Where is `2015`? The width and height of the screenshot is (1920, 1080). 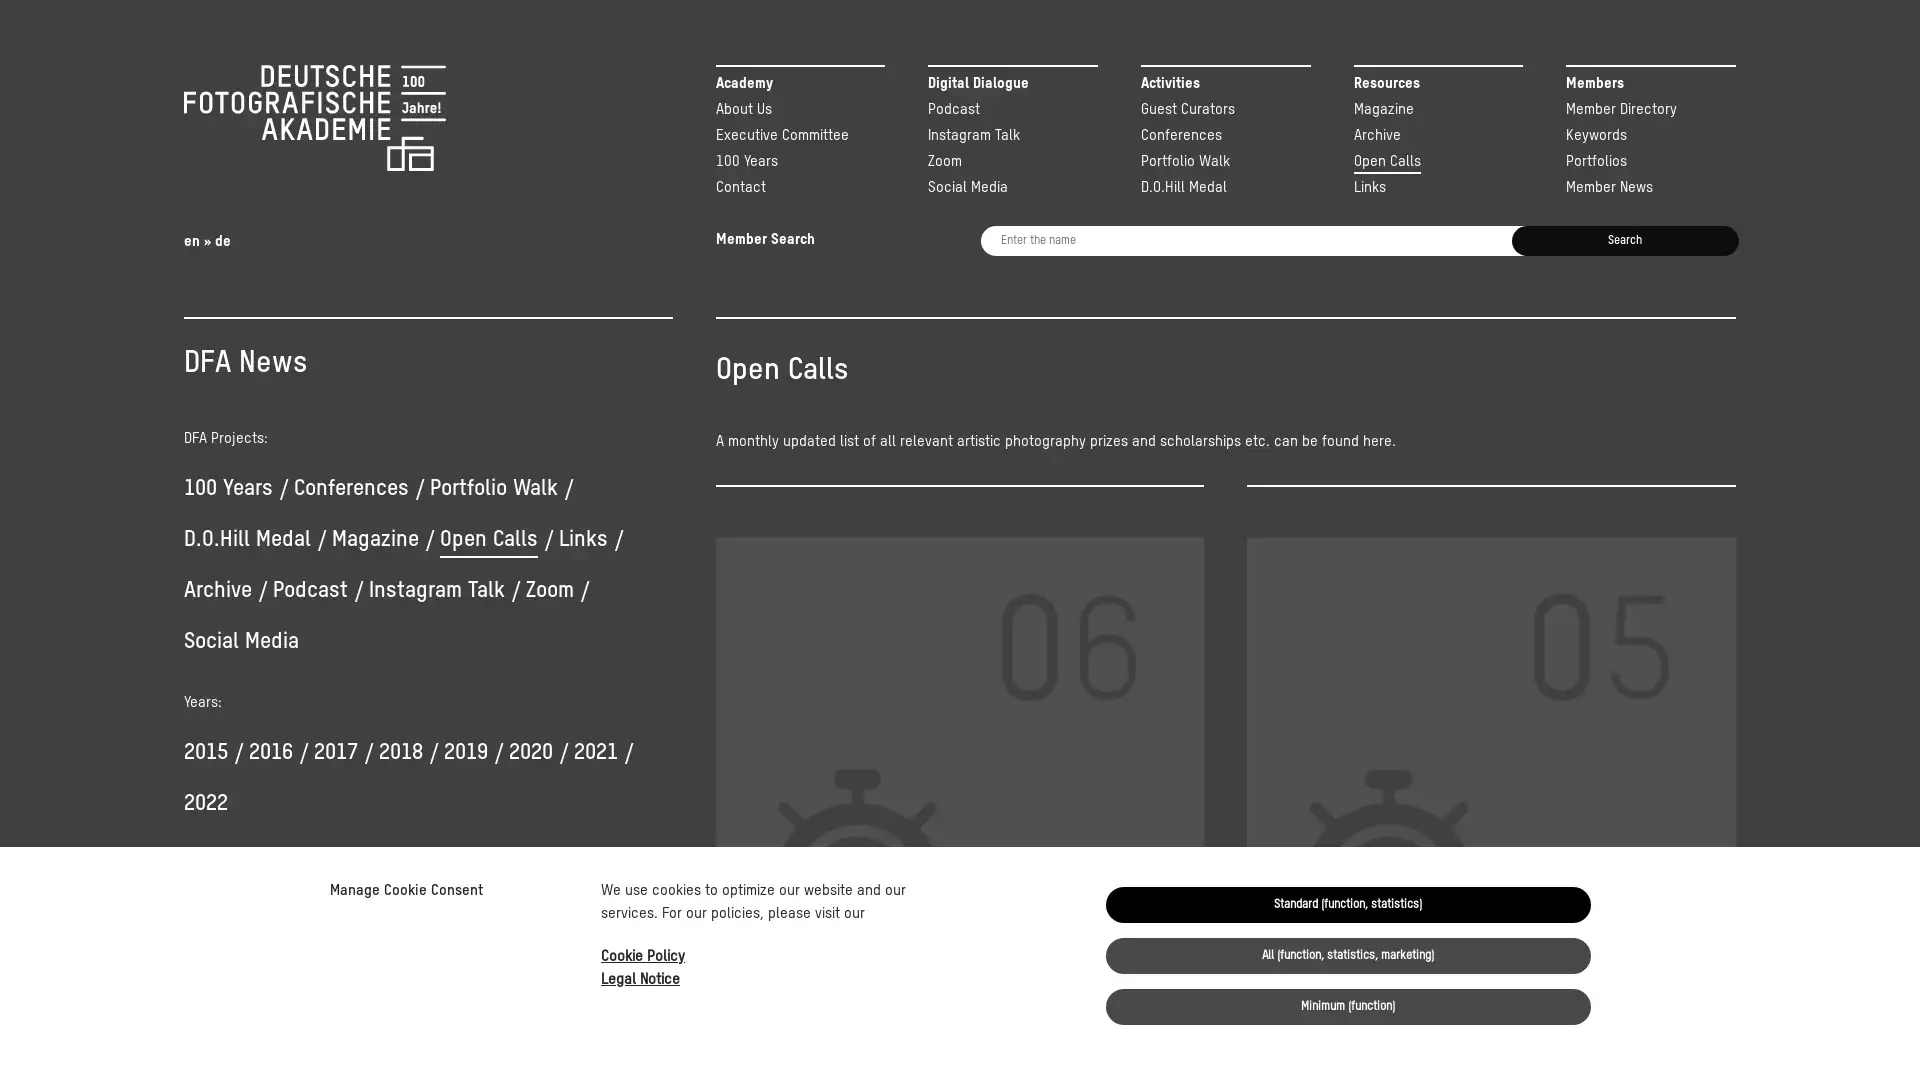
2015 is located at coordinates (206, 752).